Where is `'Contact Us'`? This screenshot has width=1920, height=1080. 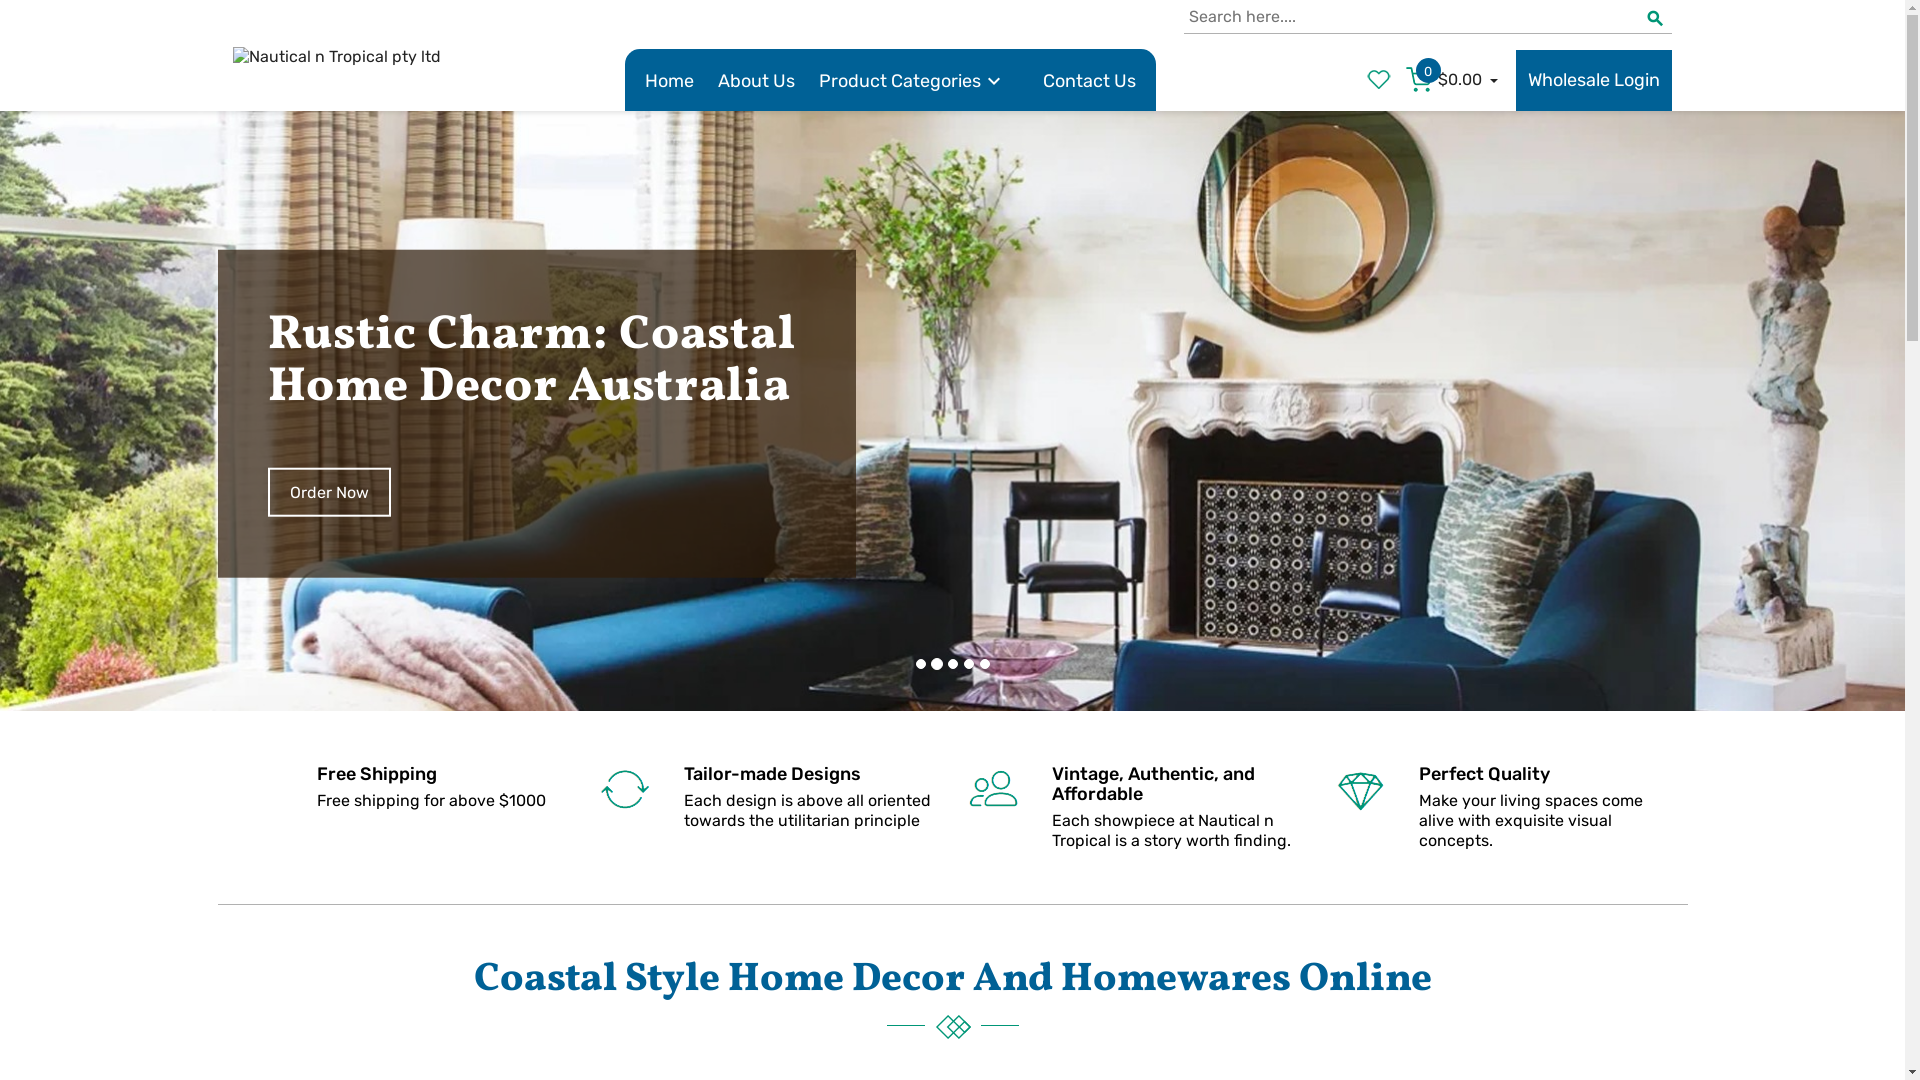
'Contact Us' is located at coordinates (1041, 80).